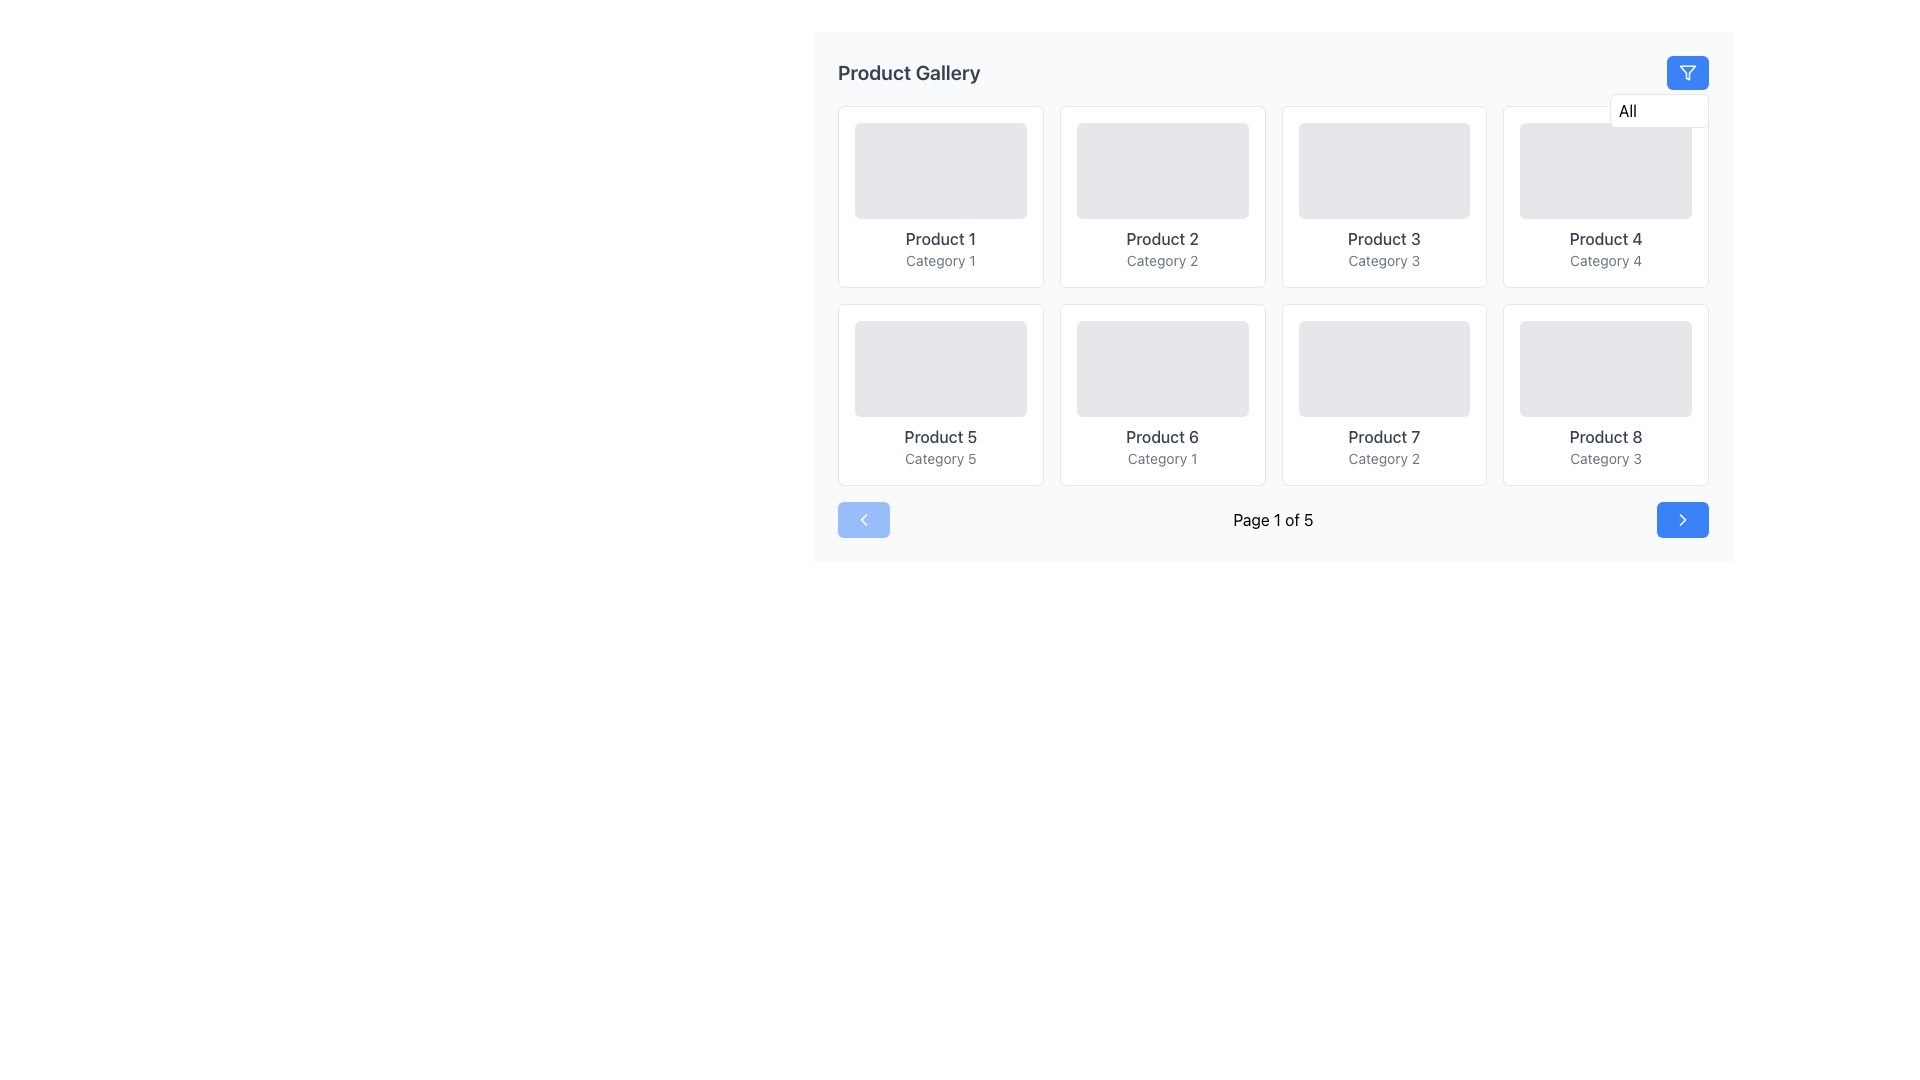 The width and height of the screenshot is (1920, 1080). Describe the element at coordinates (939, 260) in the screenshot. I see `text label indicating the category 'Category 1' associated with 'Product 1', located below the 'Product 1' label in the bottom-left quadrant of the grid of product listings` at that location.